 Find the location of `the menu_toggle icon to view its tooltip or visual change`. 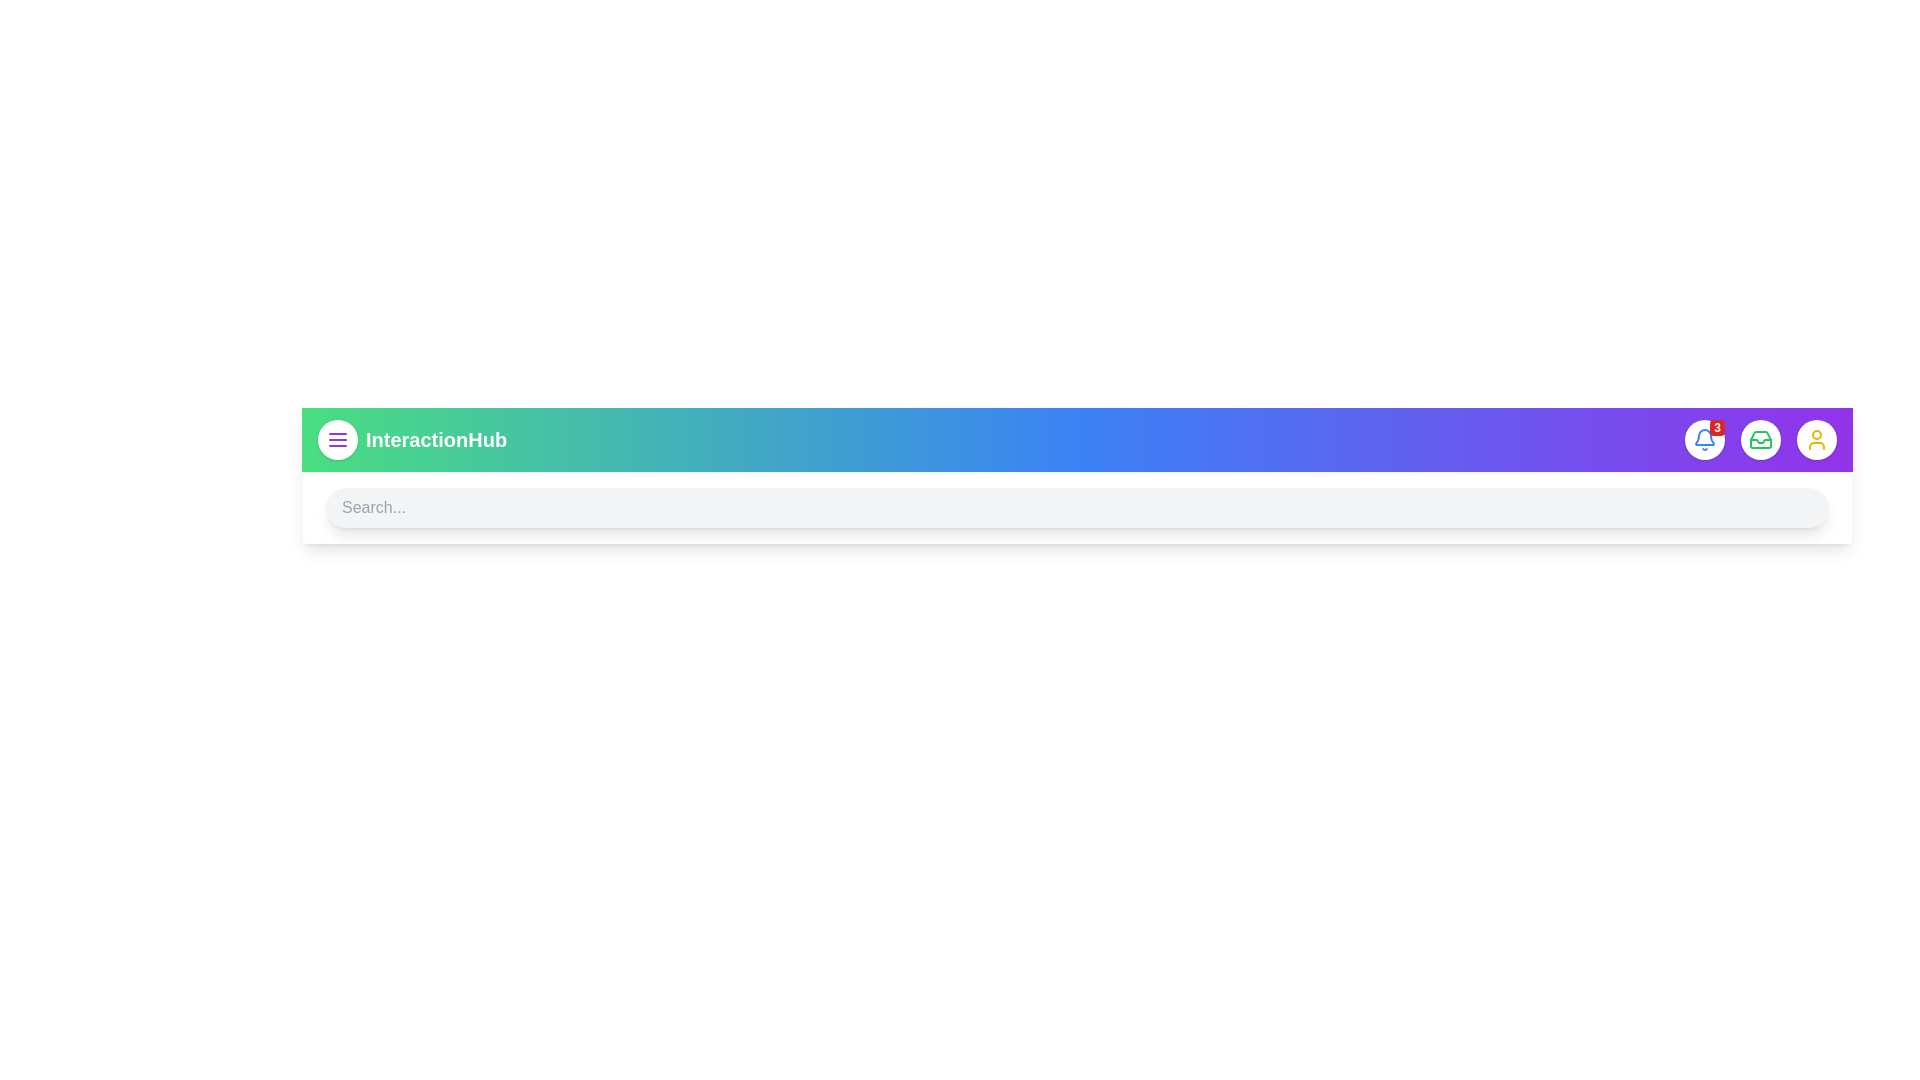

the menu_toggle icon to view its tooltip or visual change is located at coordinates (337, 438).